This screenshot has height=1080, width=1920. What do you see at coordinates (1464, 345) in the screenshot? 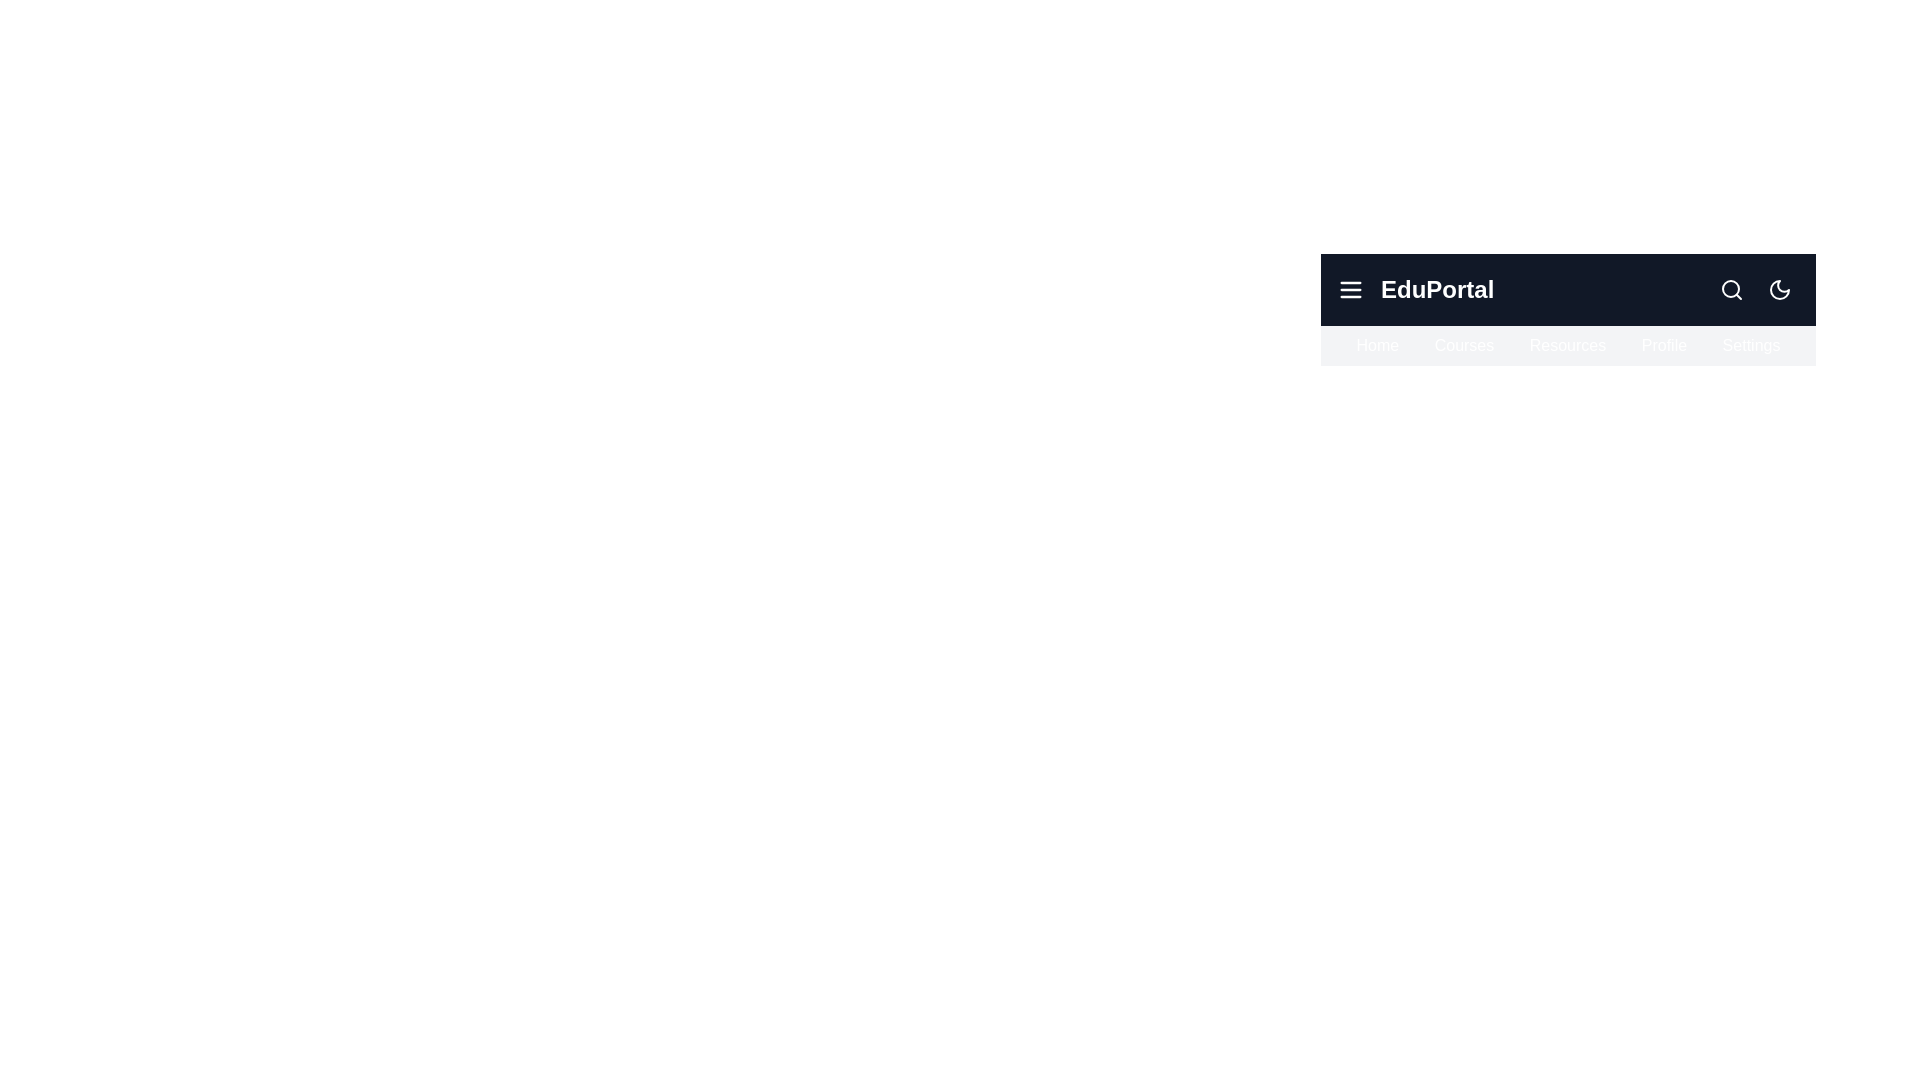
I see `the navigation item Courses from the navigation bar` at bounding box center [1464, 345].